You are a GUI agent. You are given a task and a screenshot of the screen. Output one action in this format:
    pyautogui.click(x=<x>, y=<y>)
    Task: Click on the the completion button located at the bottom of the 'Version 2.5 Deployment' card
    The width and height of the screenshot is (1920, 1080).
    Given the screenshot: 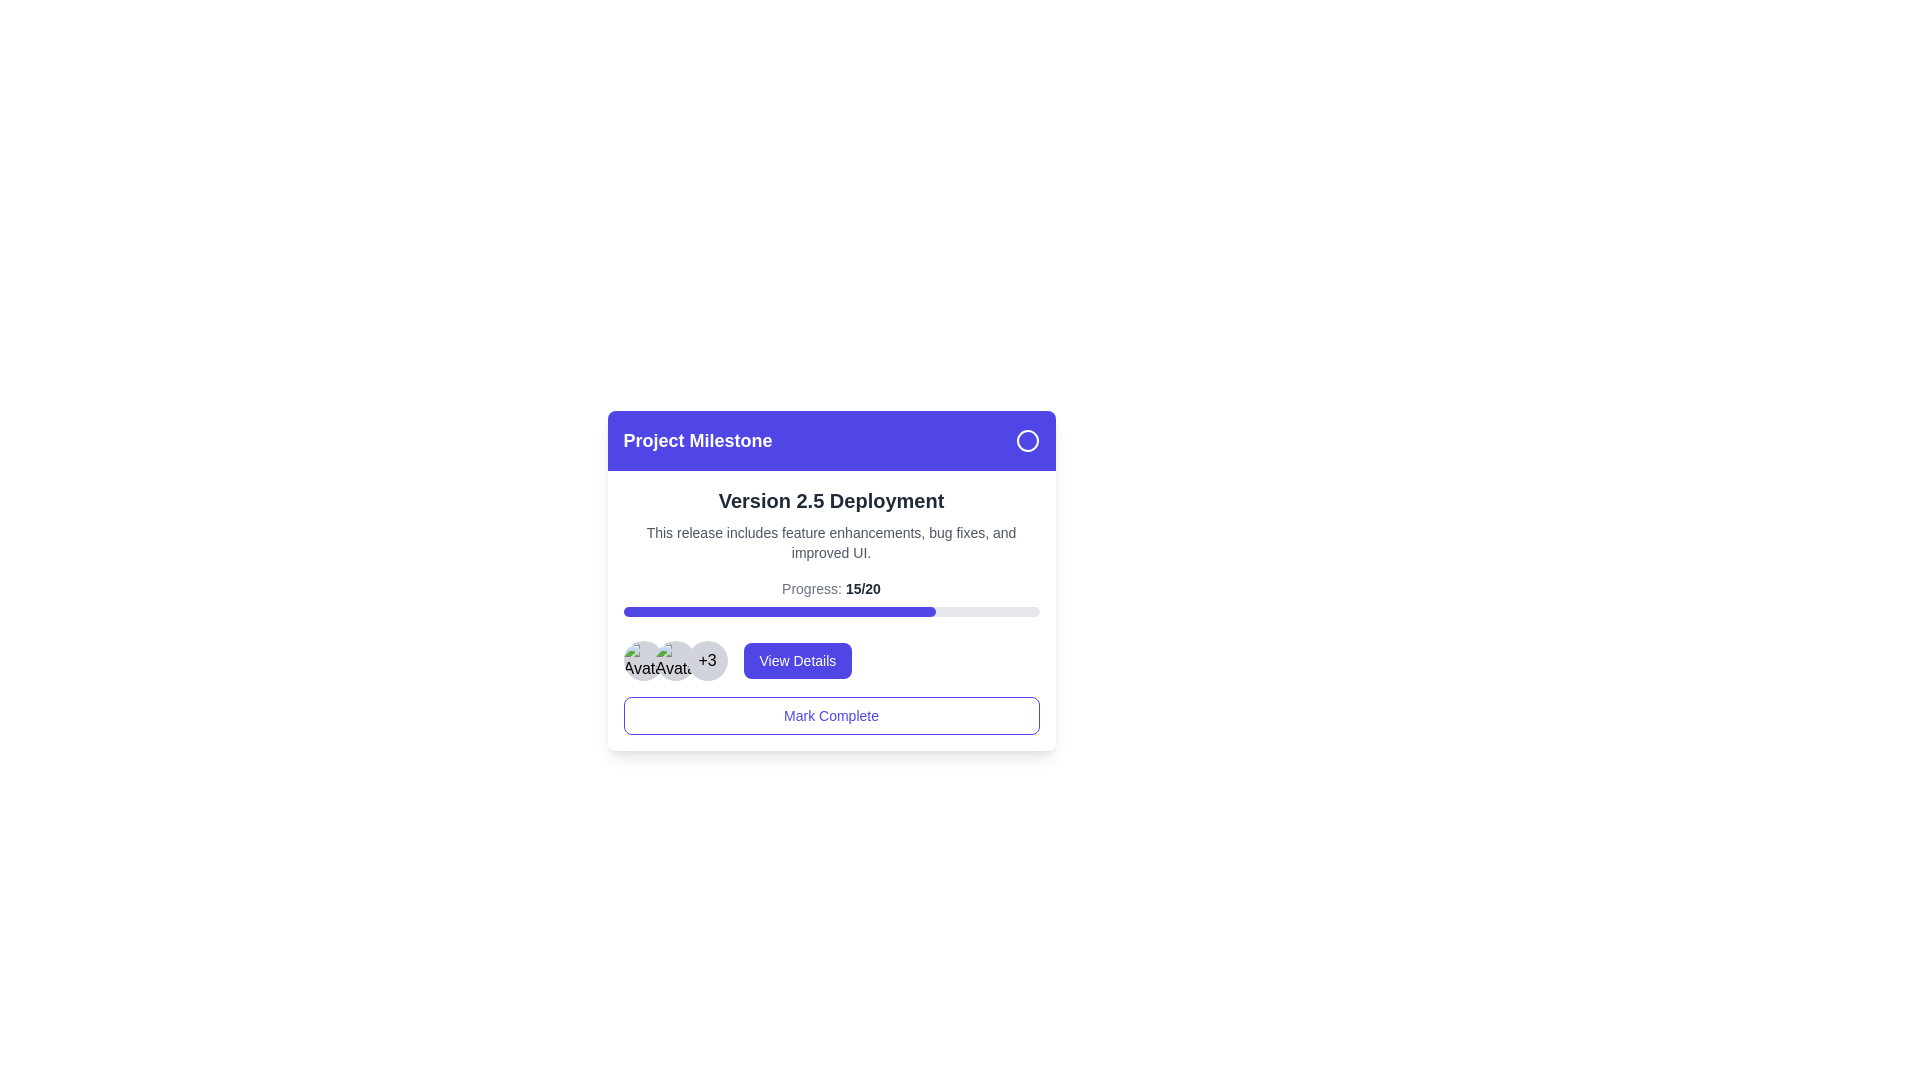 What is the action you would take?
    pyautogui.click(x=831, y=715)
    